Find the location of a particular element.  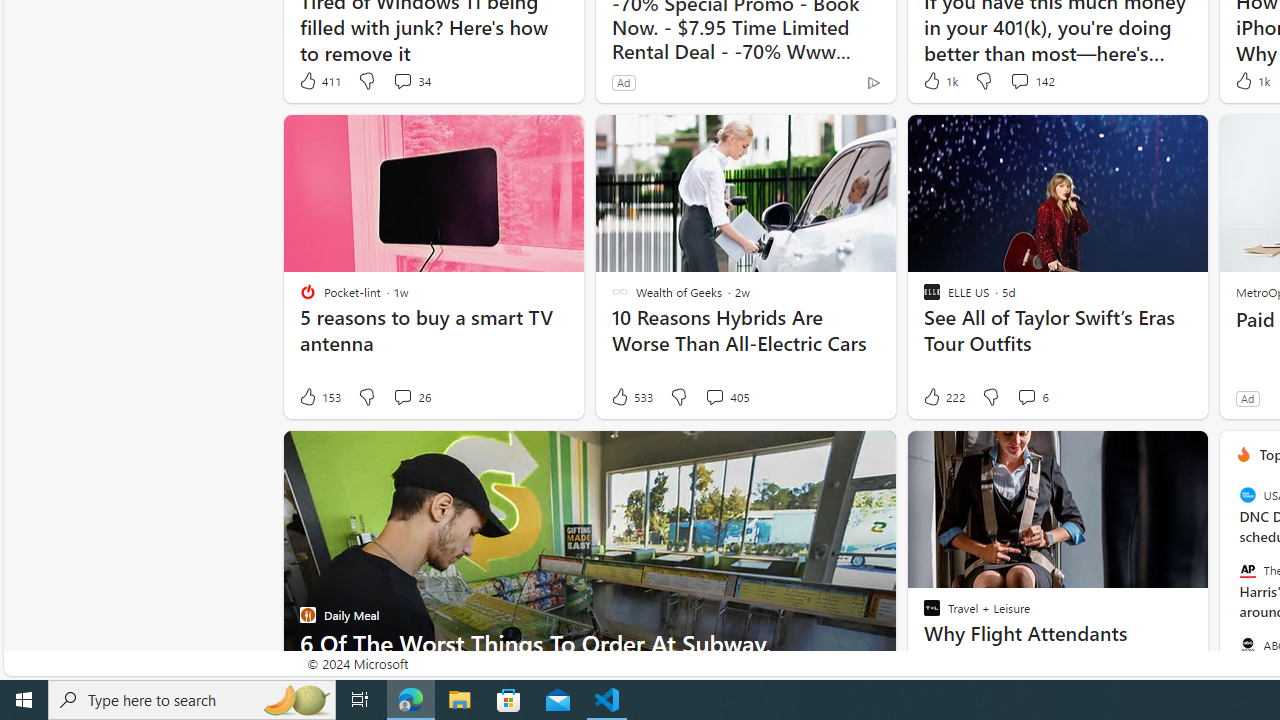

'View comments 6 Comment' is located at coordinates (1032, 397).